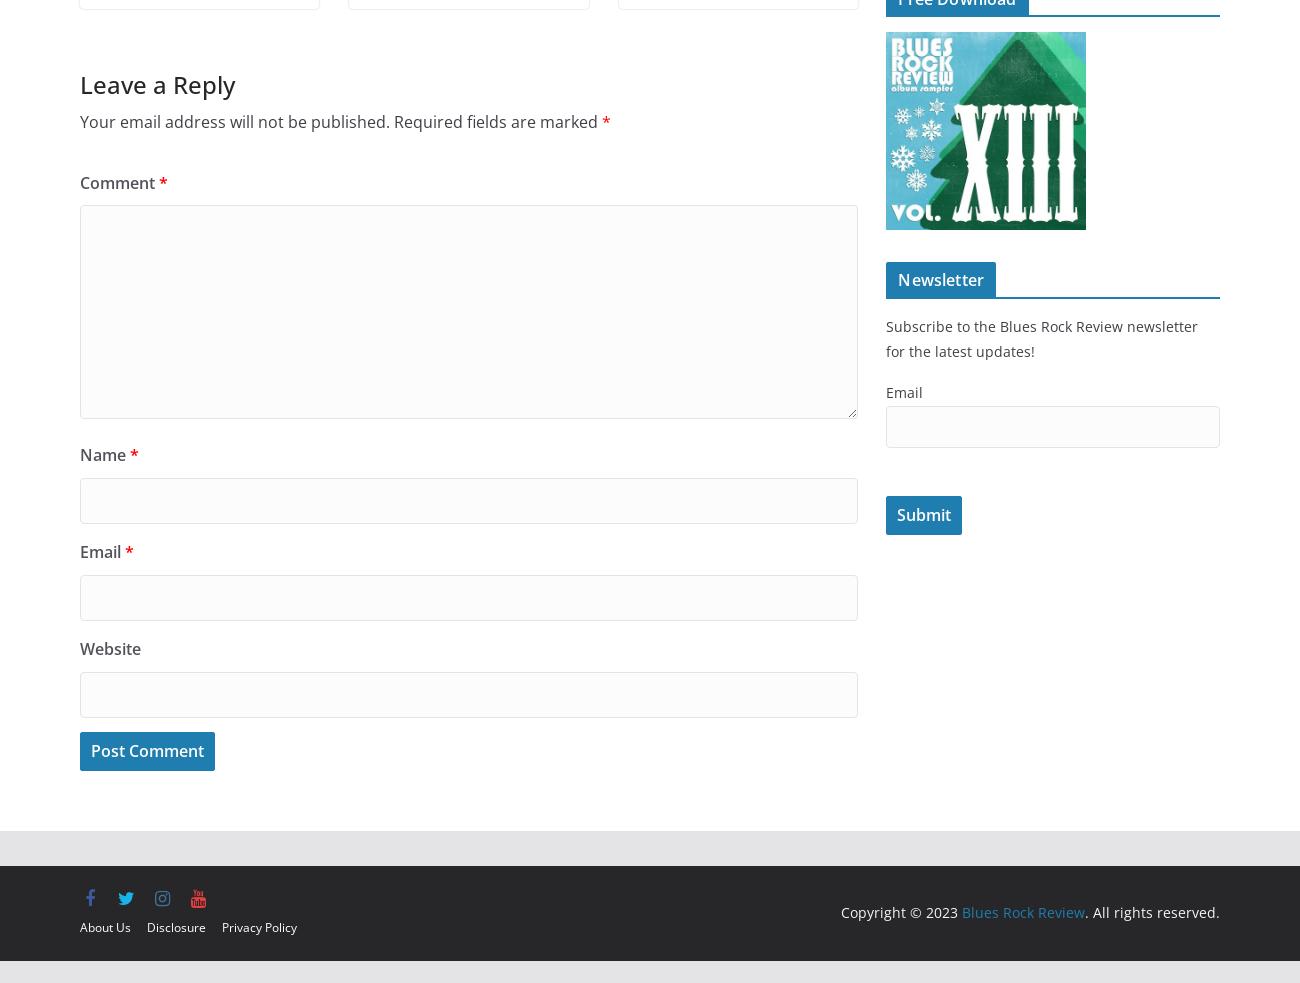 The width and height of the screenshot is (1300, 983). Describe the element at coordinates (940, 279) in the screenshot. I see `'Newsletter'` at that location.